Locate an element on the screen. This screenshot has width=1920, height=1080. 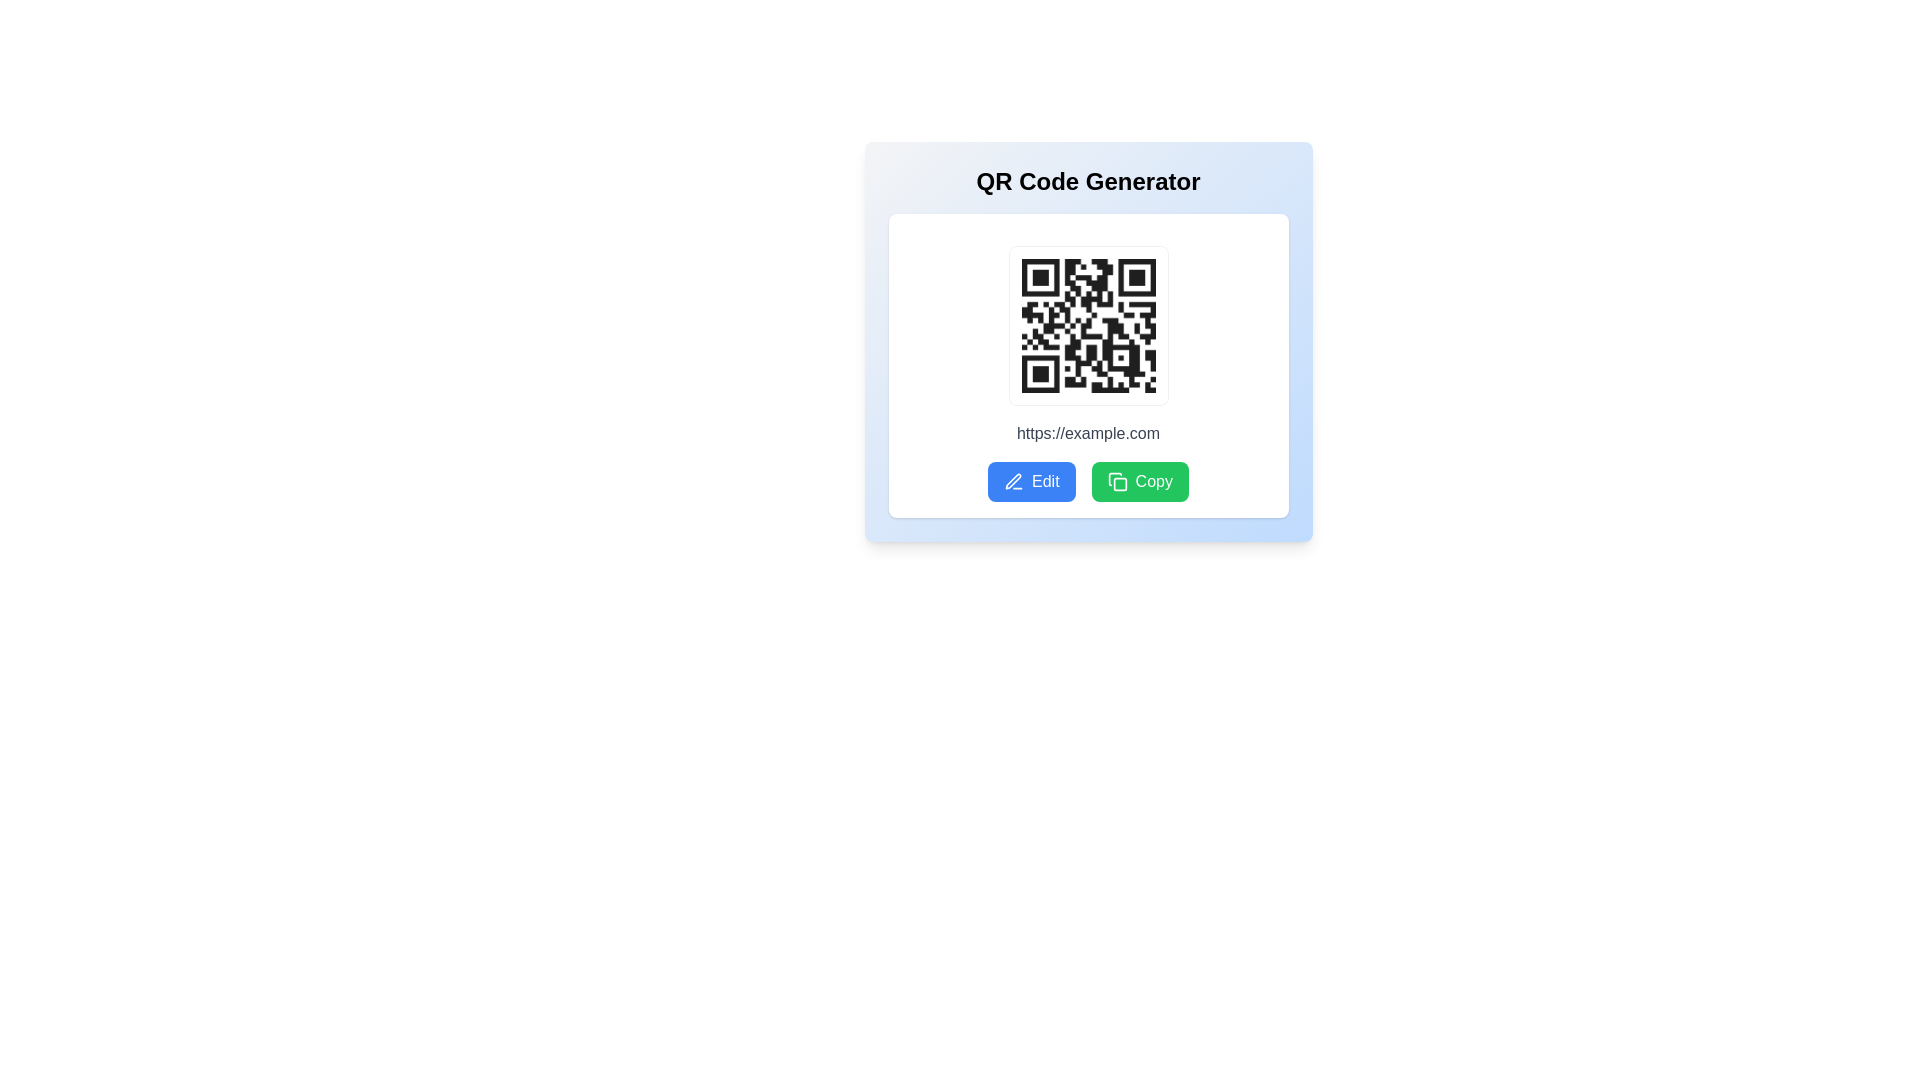
the 'Copy' button located is located at coordinates (1140, 482).